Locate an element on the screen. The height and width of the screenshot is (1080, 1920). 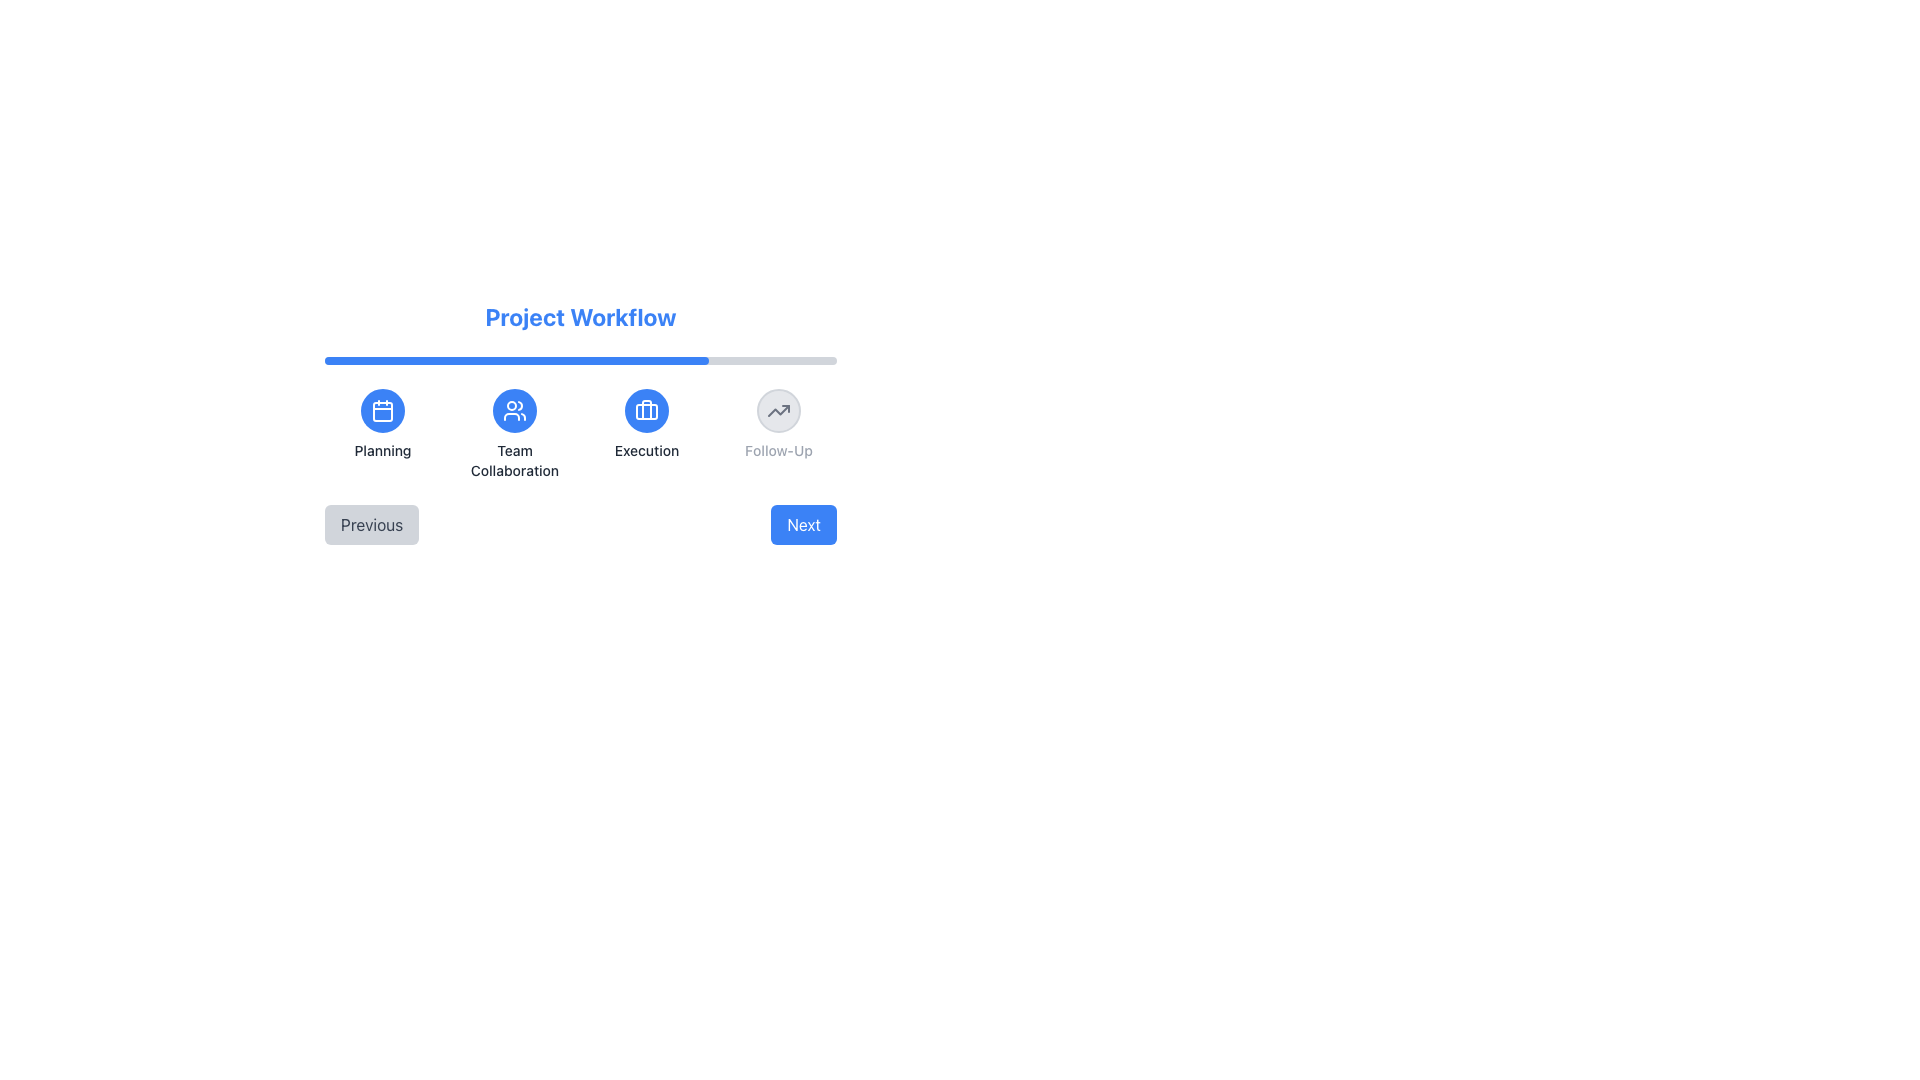
the blue circular button containing the icon of two stylized human figures is located at coordinates (514, 410).